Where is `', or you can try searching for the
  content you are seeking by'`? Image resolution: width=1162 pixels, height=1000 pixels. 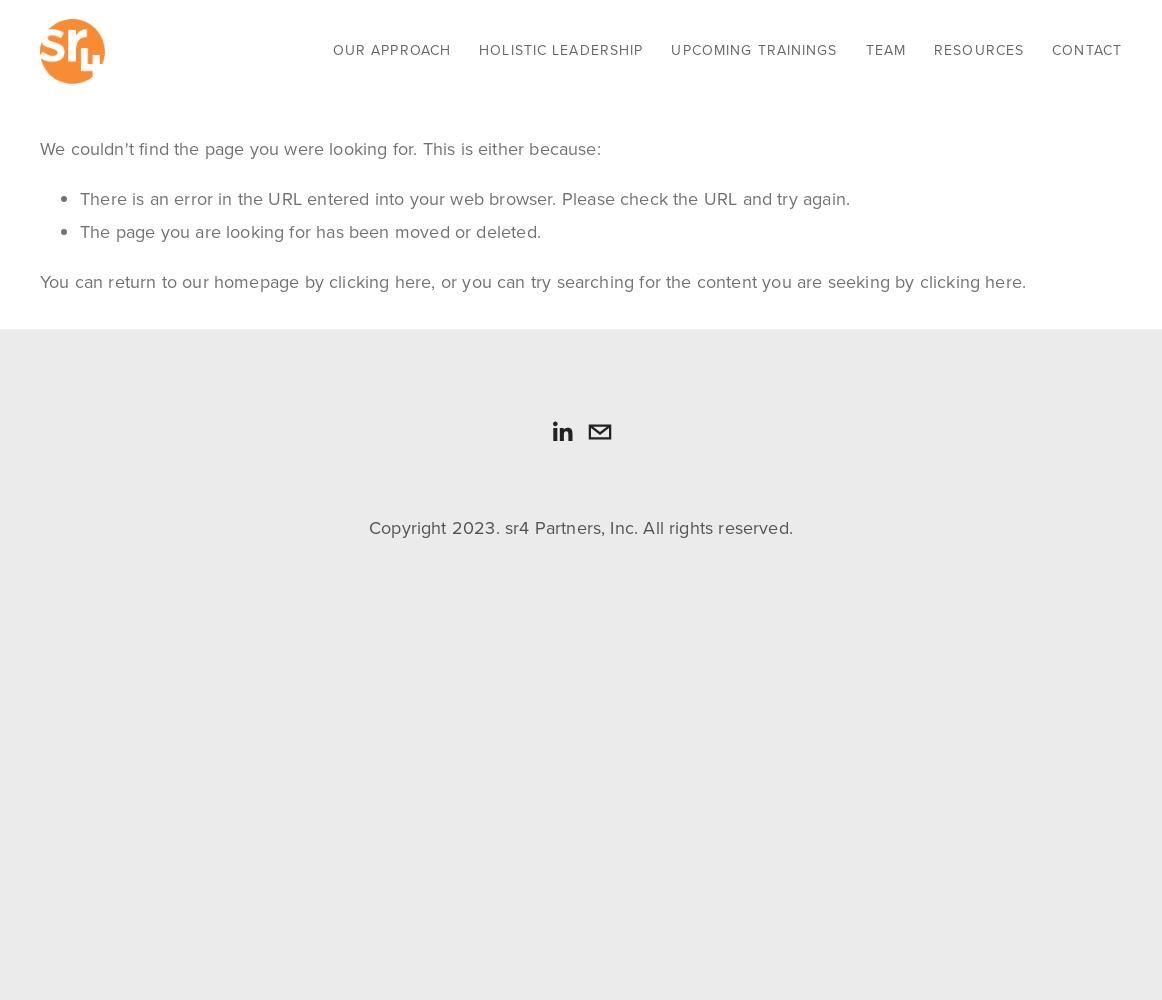 ', or you can try searching for the
  content you are seeking by' is located at coordinates (430, 282).